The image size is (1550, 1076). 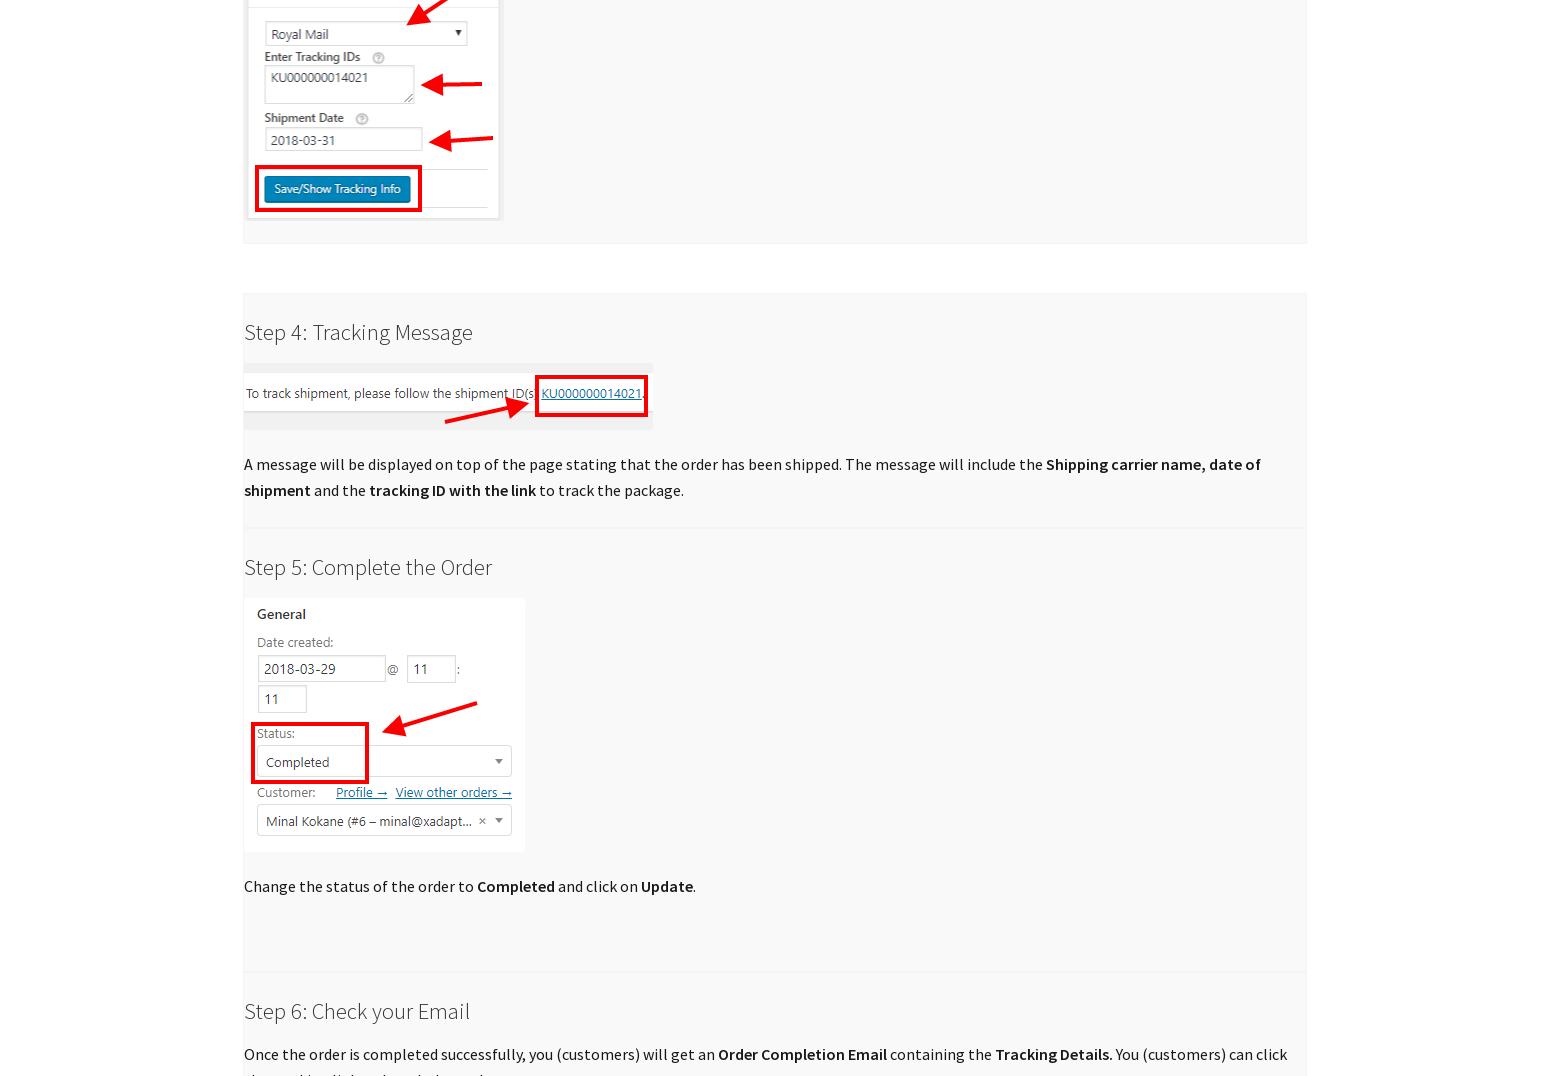 What do you see at coordinates (310, 489) in the screenshot?
I see `'and the'` at bounding box center [310, 489].